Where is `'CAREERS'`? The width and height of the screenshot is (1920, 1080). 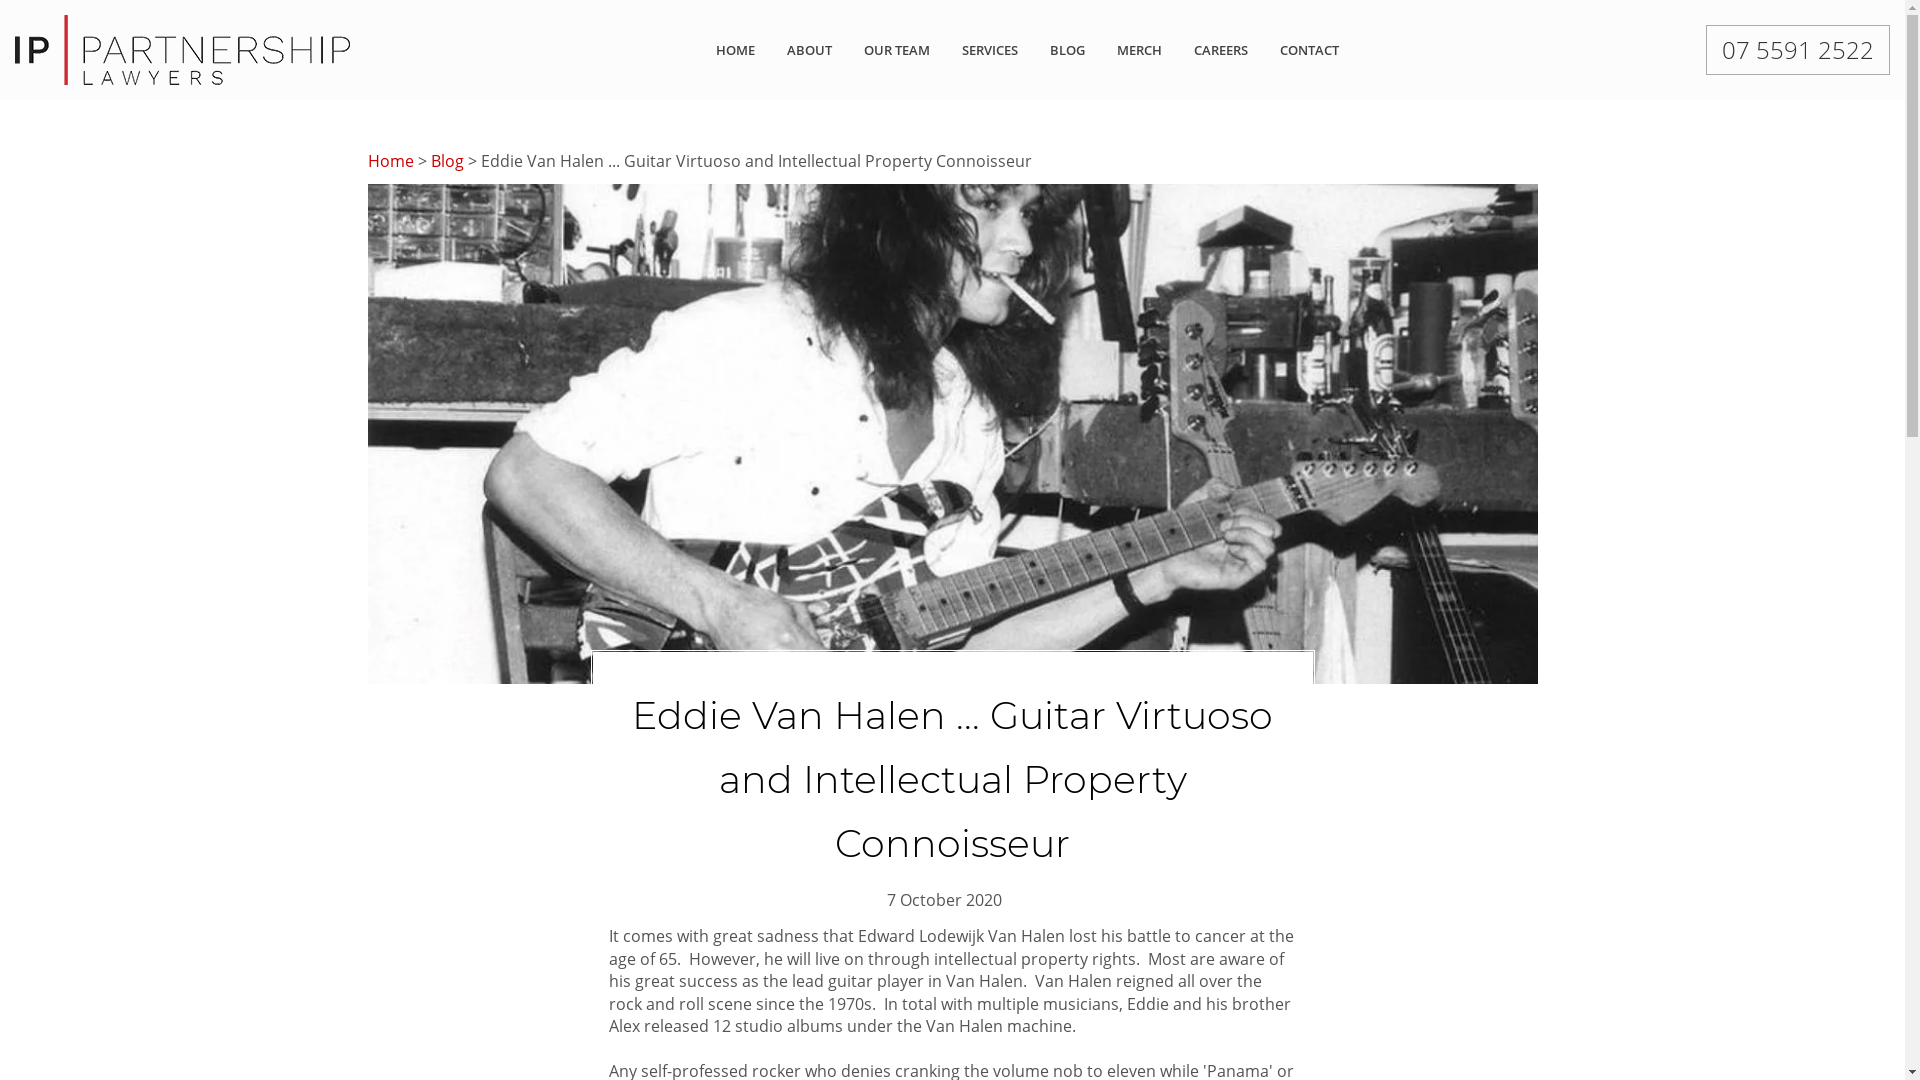 'CAREERS' is located at coordinates (1219, 49).